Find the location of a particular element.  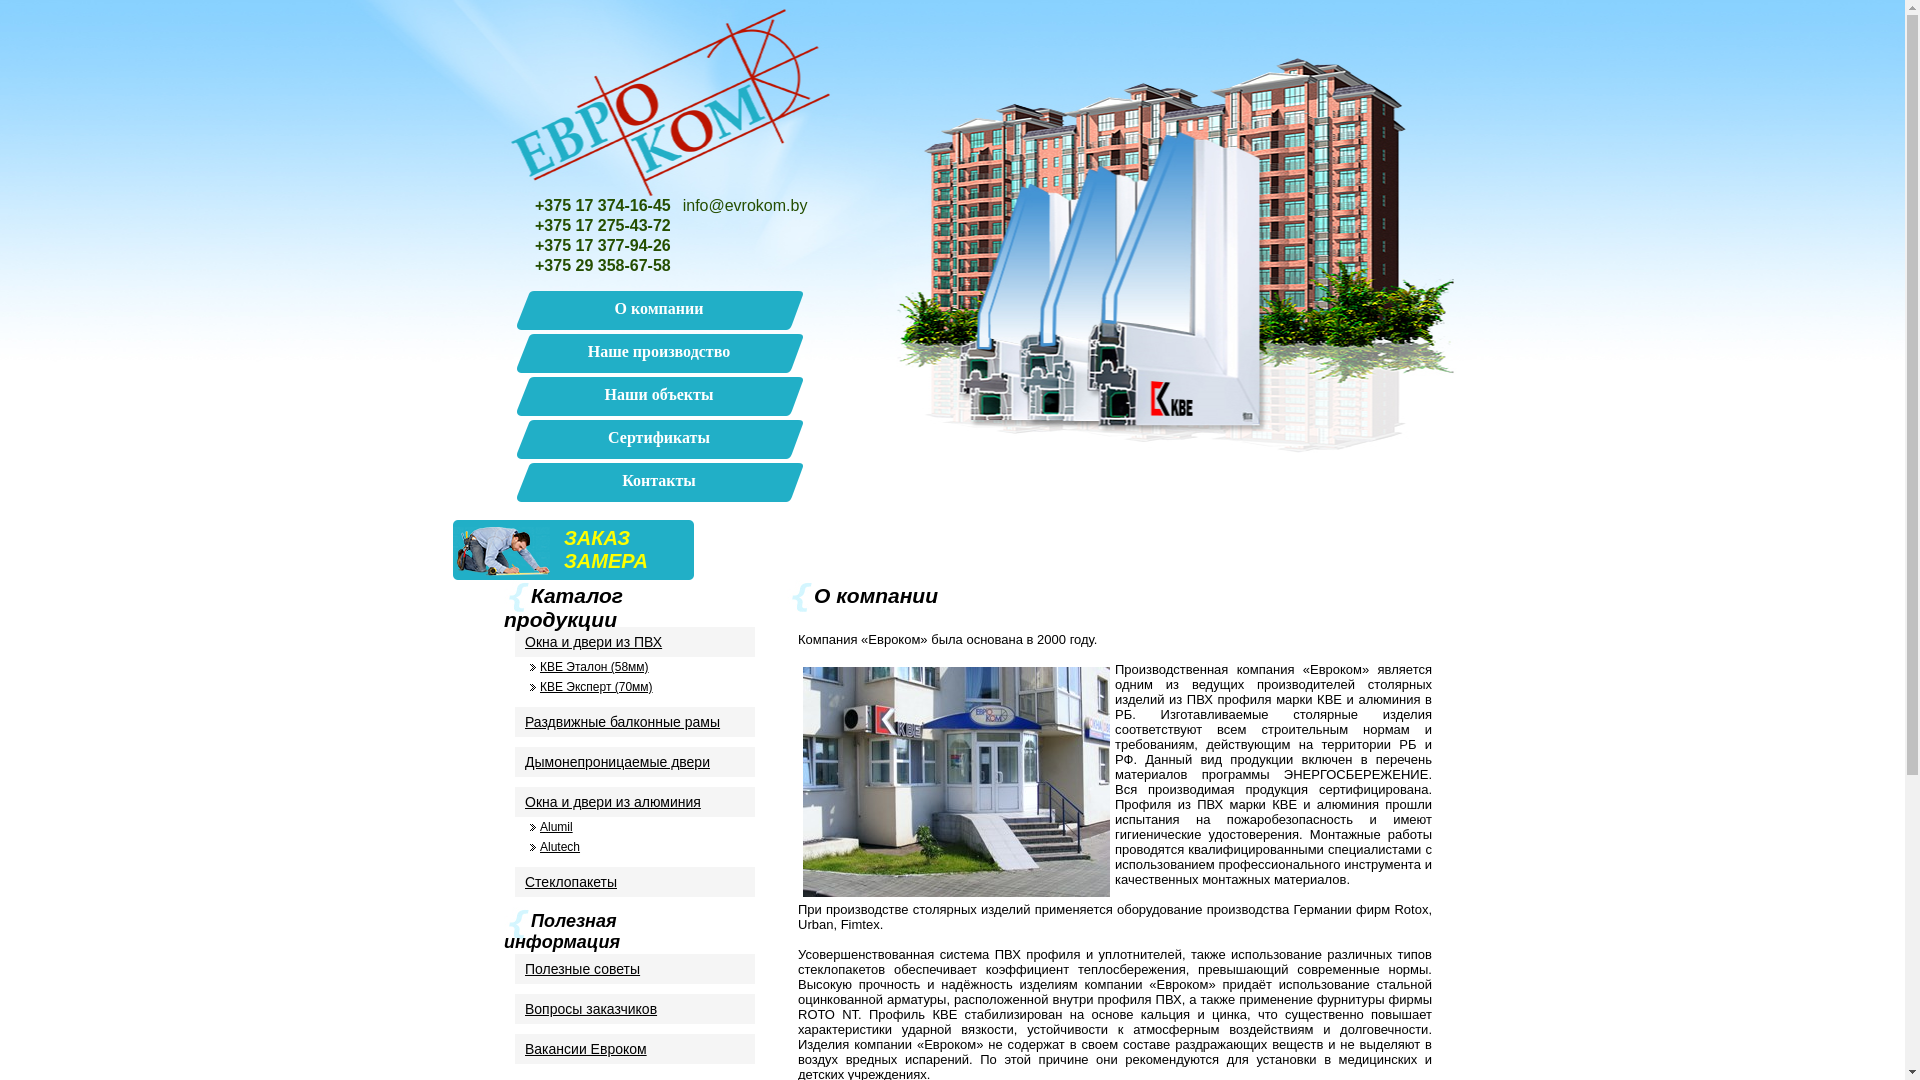

'Alutech' is located at coordinates (633, 847).